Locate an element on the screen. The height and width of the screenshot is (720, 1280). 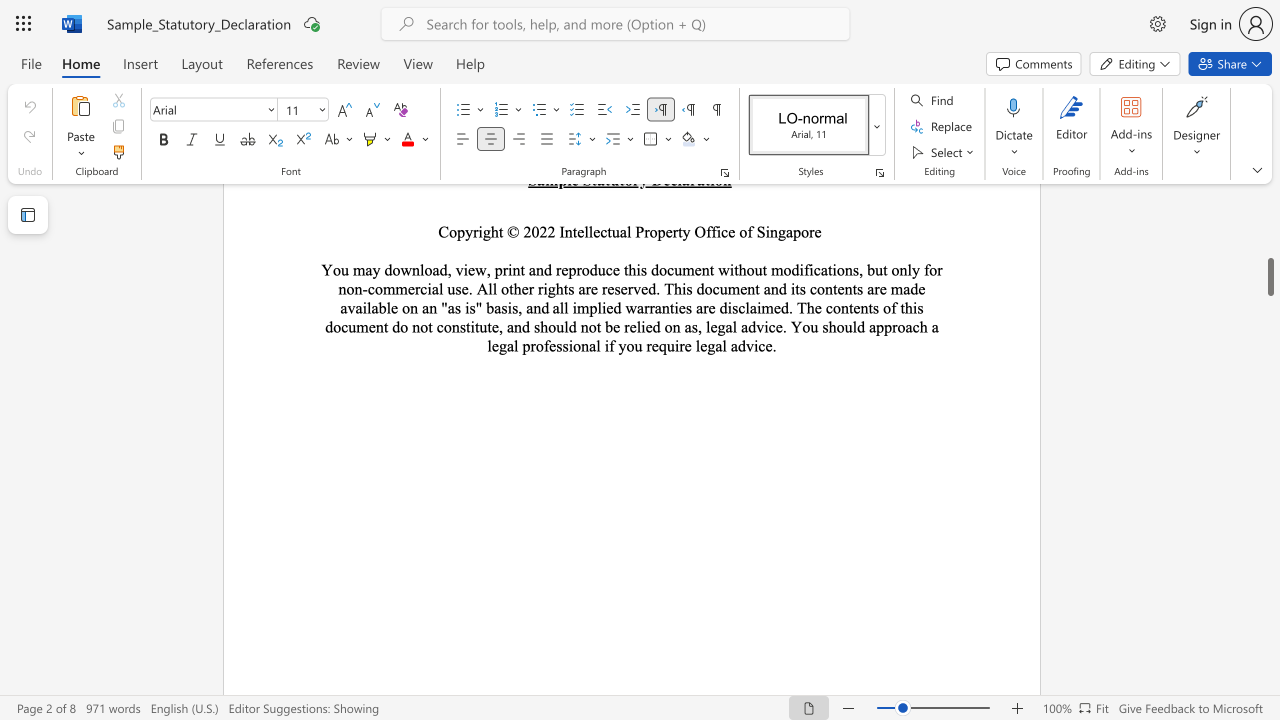
the scrollbar to adjust the page upward is located at coordinates (1269, 238).